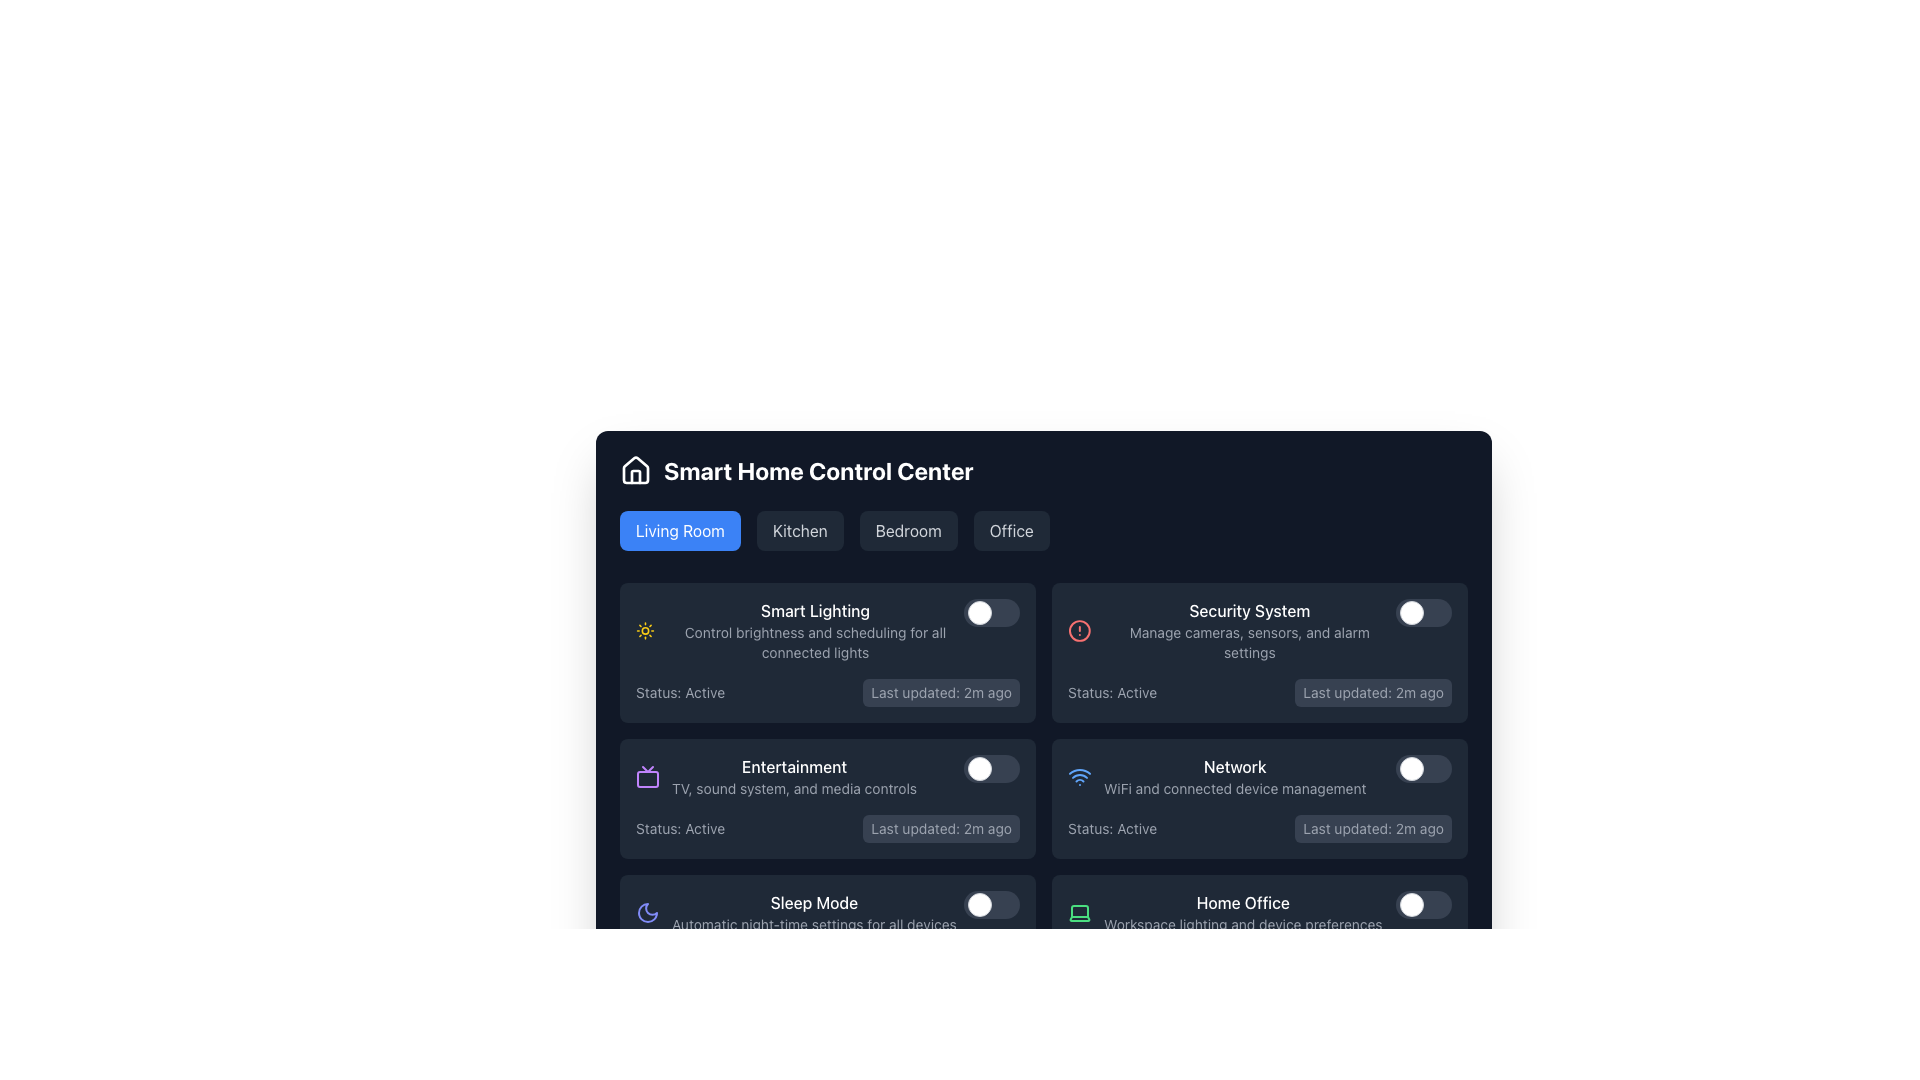 The image size is (1920, 1080). I want to click on the 'Office' button in the navigation bar, so click(1011, 530).